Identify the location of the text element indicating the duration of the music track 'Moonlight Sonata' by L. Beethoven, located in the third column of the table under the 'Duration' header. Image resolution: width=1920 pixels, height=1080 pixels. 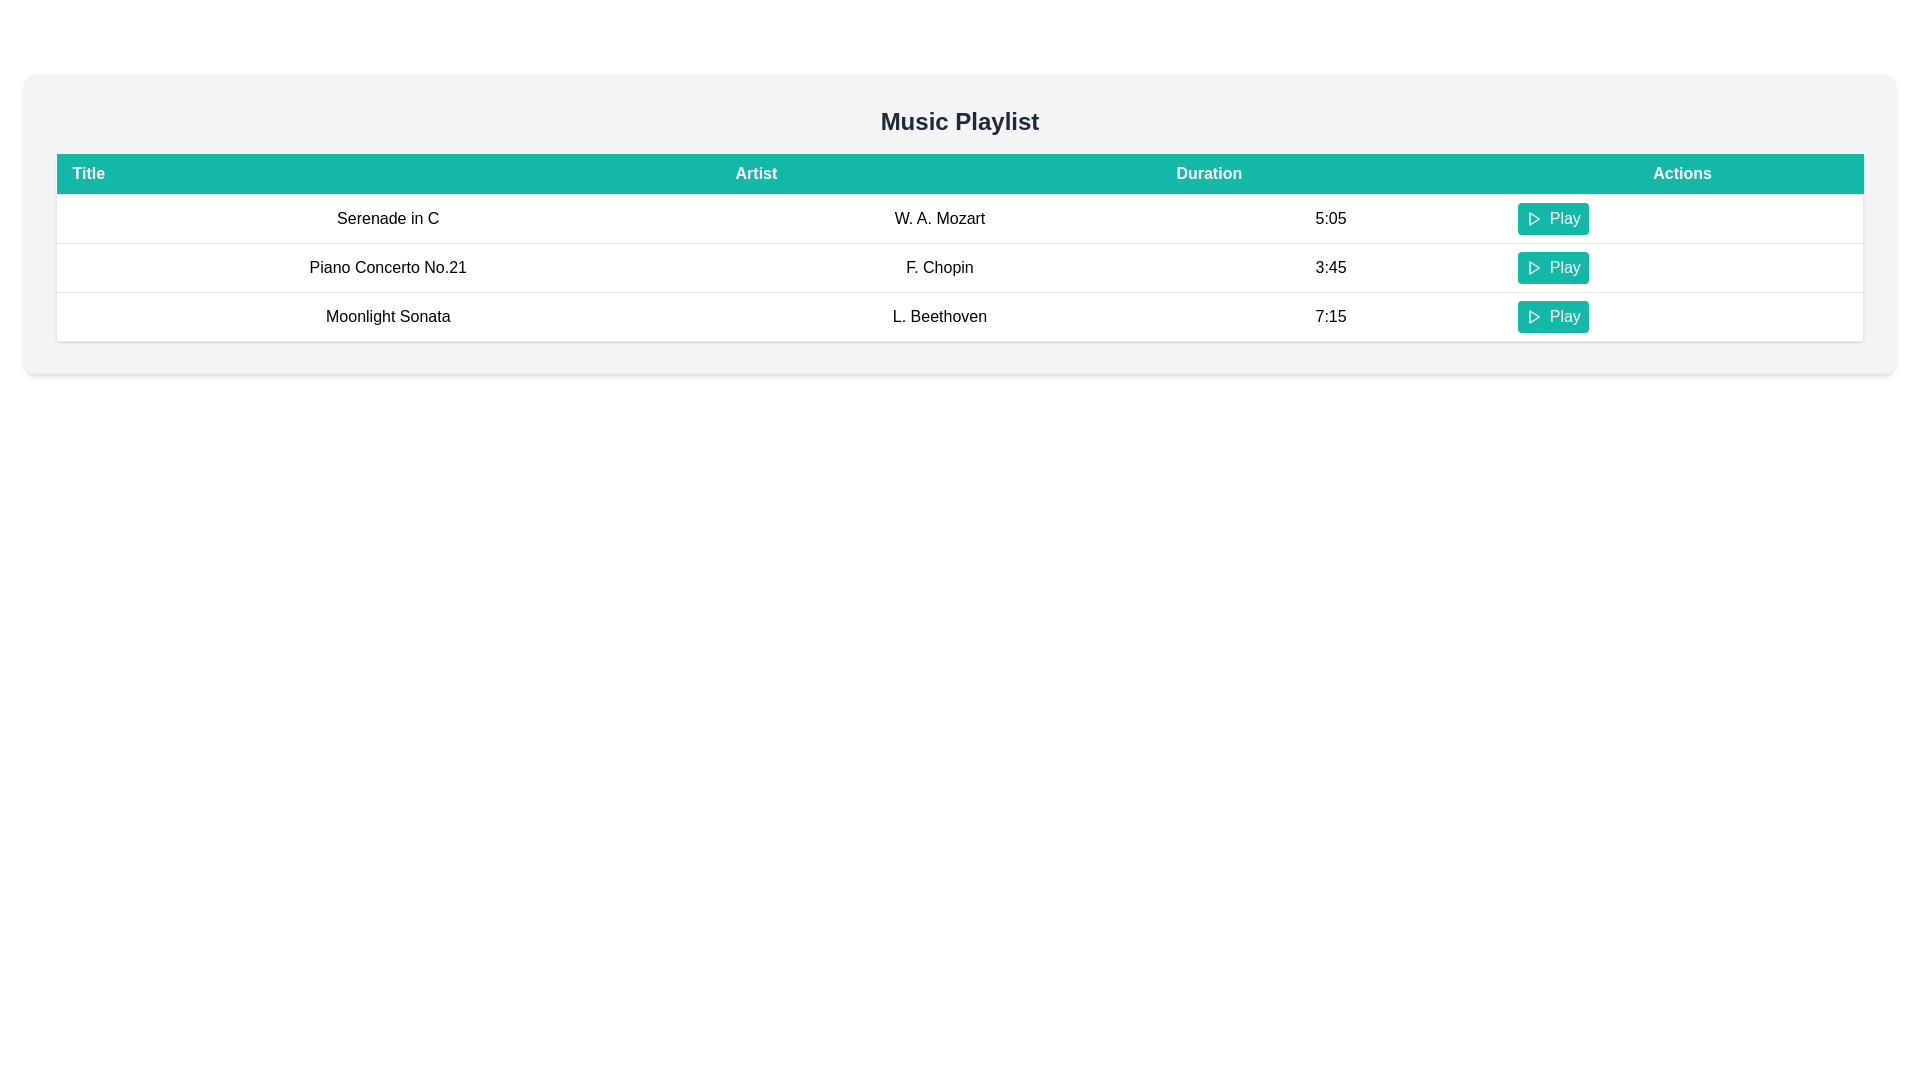
(1331, 315).